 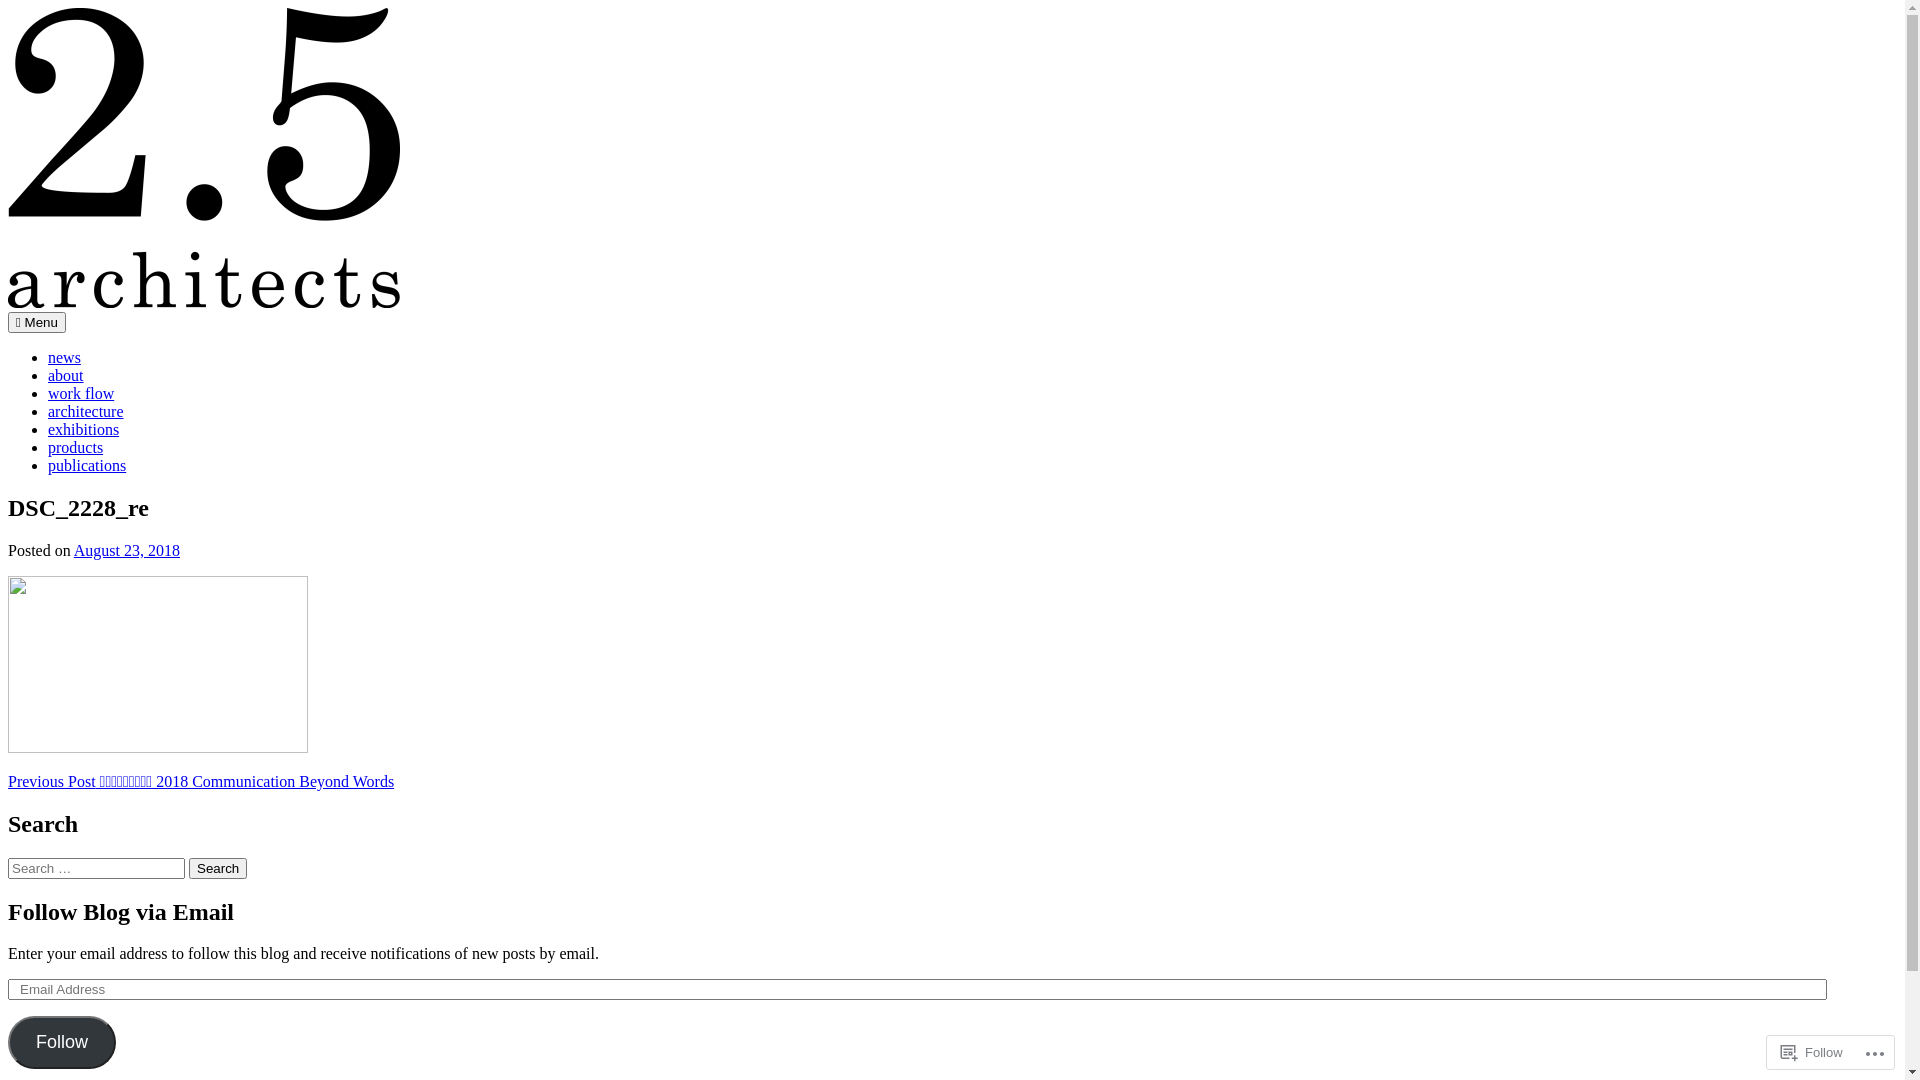 What do you see at coordinates (75, 446) in the screenshot?
I see `'products'` at bounding box center [75, 446].